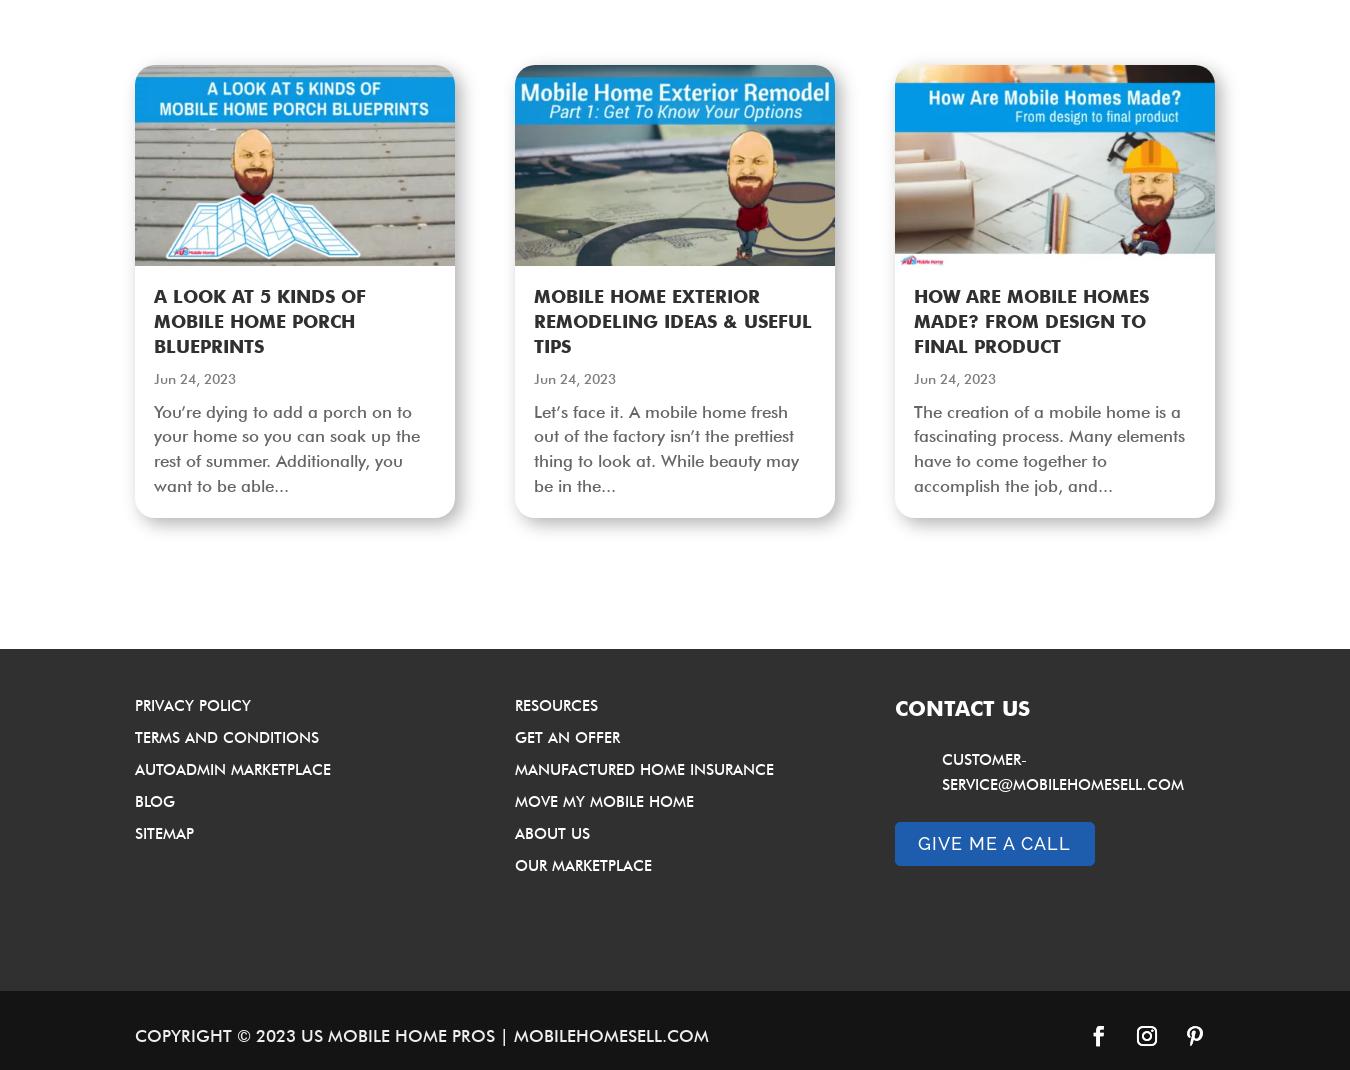  Describe the element at coordinates (554, 705) in the screenshot. I see `'Resources'` at that location.